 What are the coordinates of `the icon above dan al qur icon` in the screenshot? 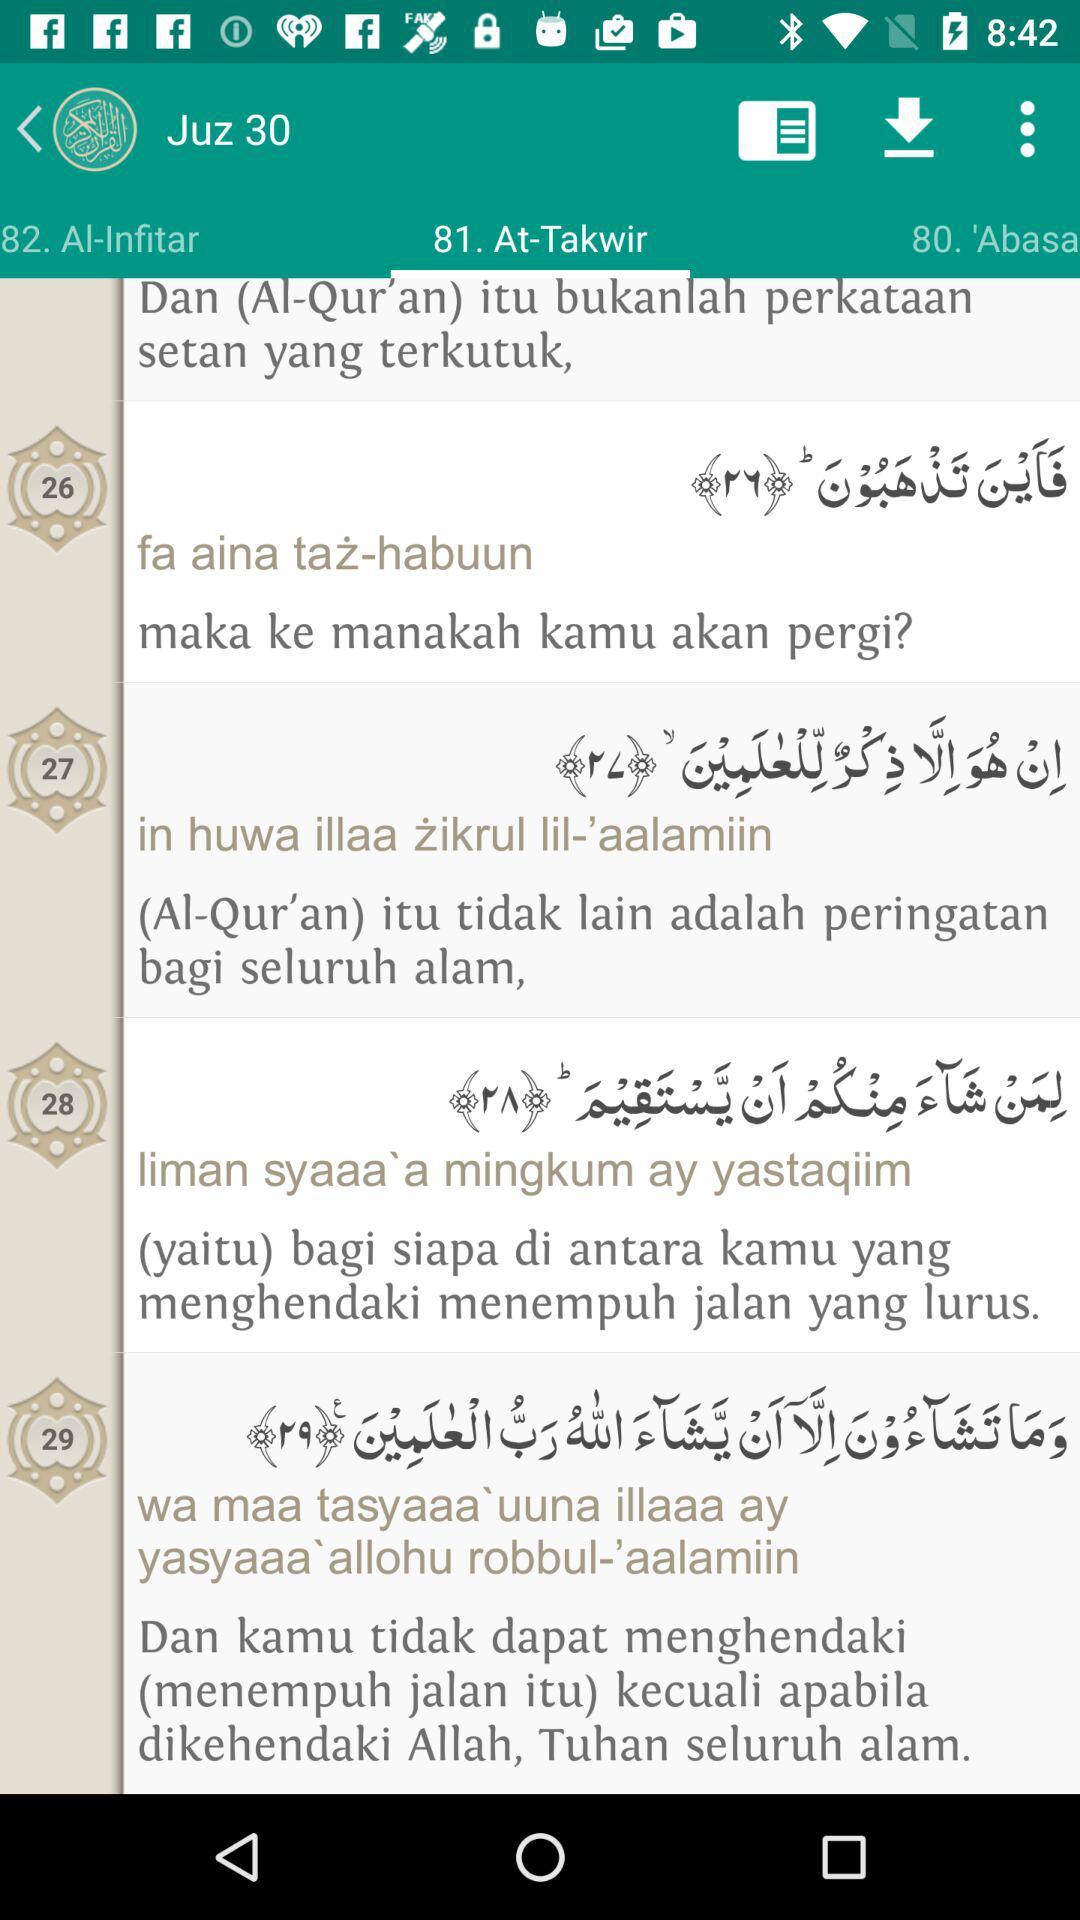 It's located at (99, 237).